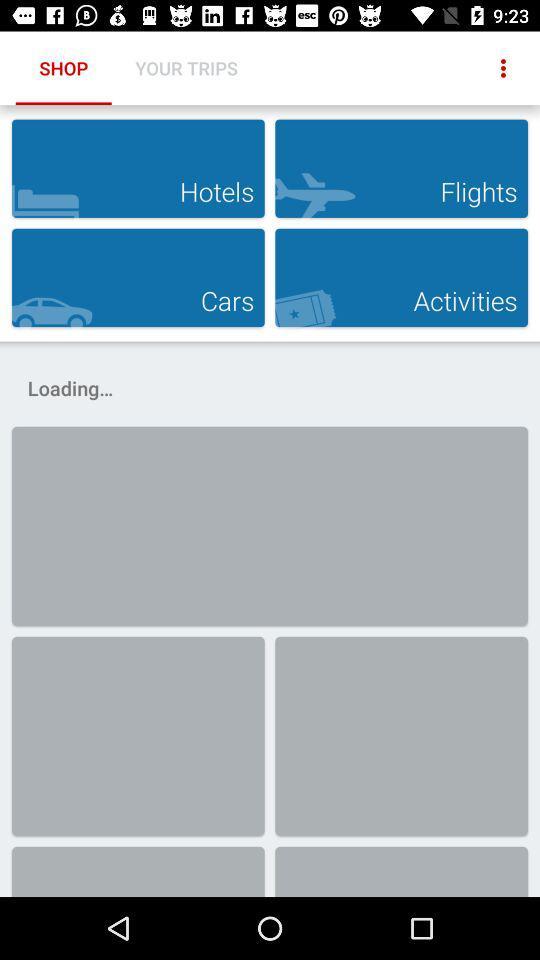 The image size is (540, 960). I want to click on the icon to the right of your trips item, so click(502, 68).